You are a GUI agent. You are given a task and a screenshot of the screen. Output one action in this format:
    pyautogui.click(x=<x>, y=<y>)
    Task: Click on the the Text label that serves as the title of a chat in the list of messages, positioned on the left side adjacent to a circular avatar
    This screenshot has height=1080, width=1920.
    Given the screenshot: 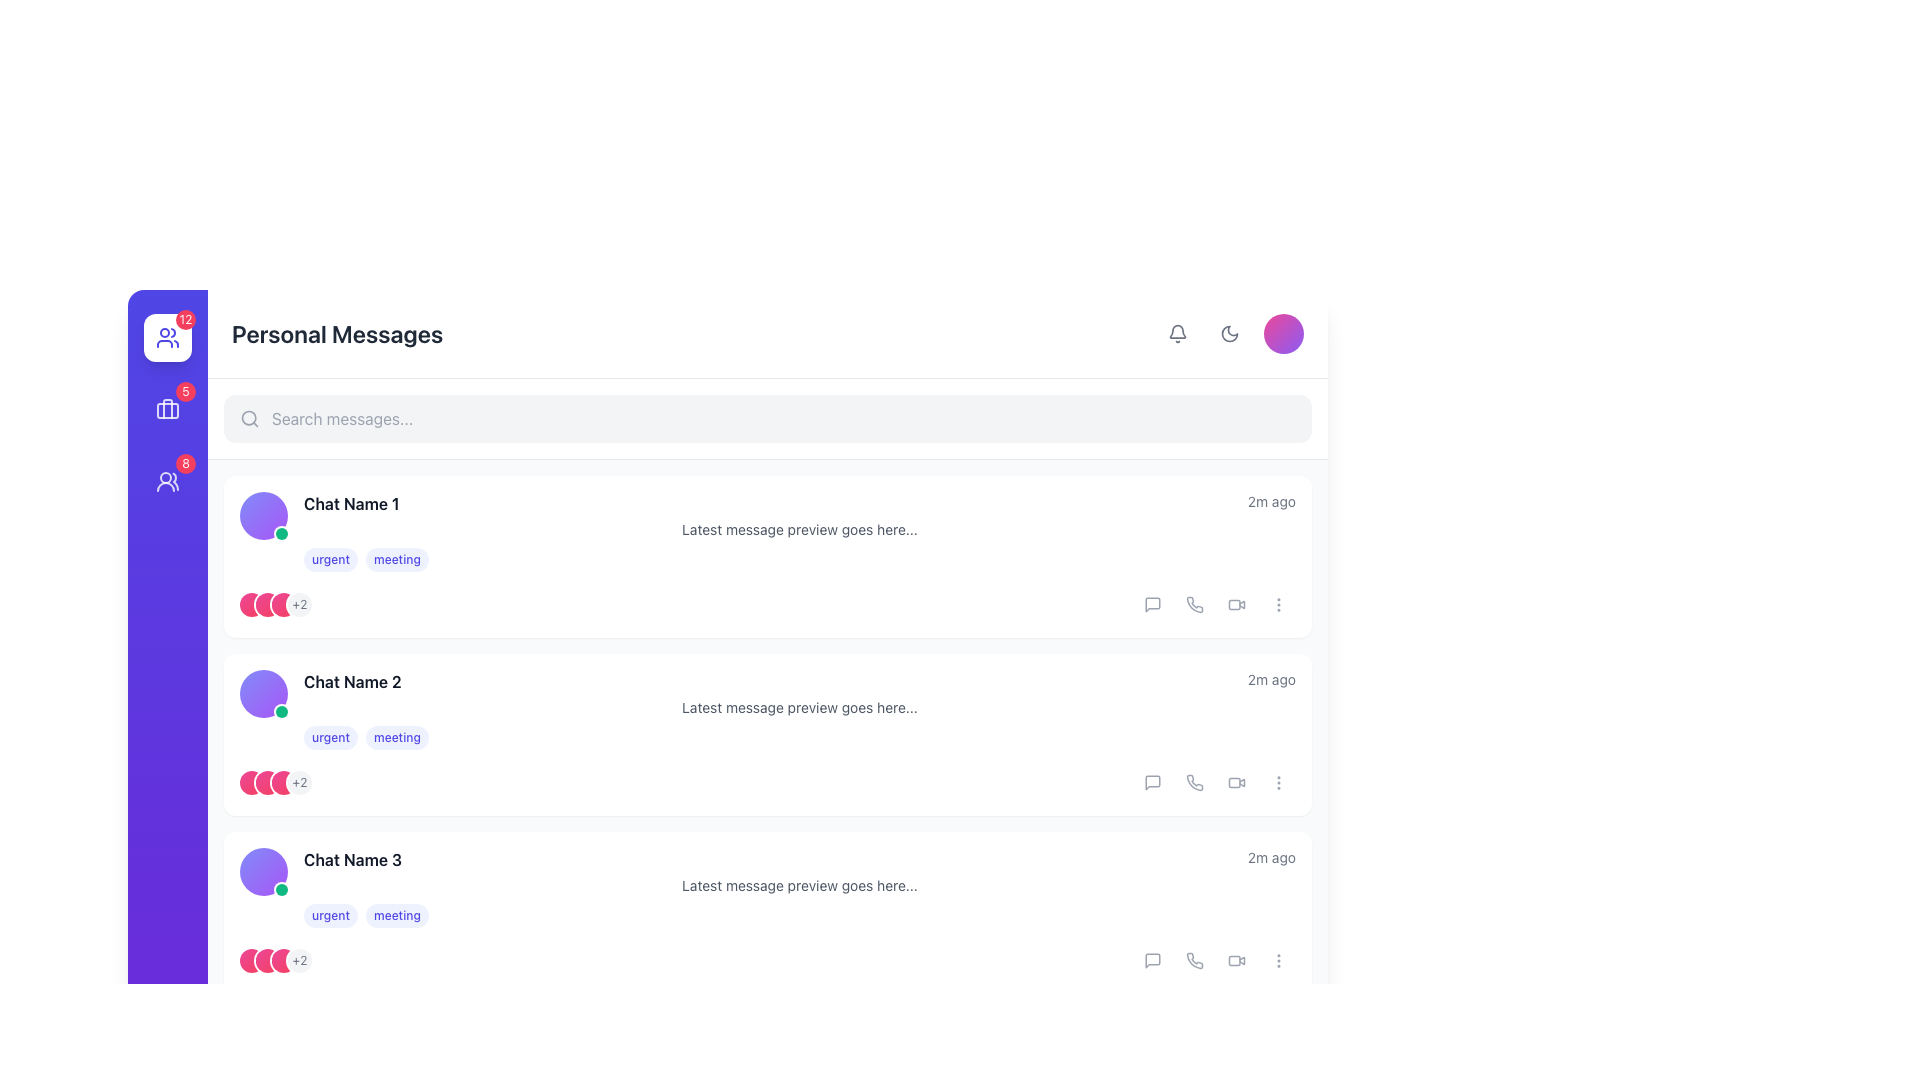 What is the action you would take?
    pyautogui.click(x=351, y=503)
    